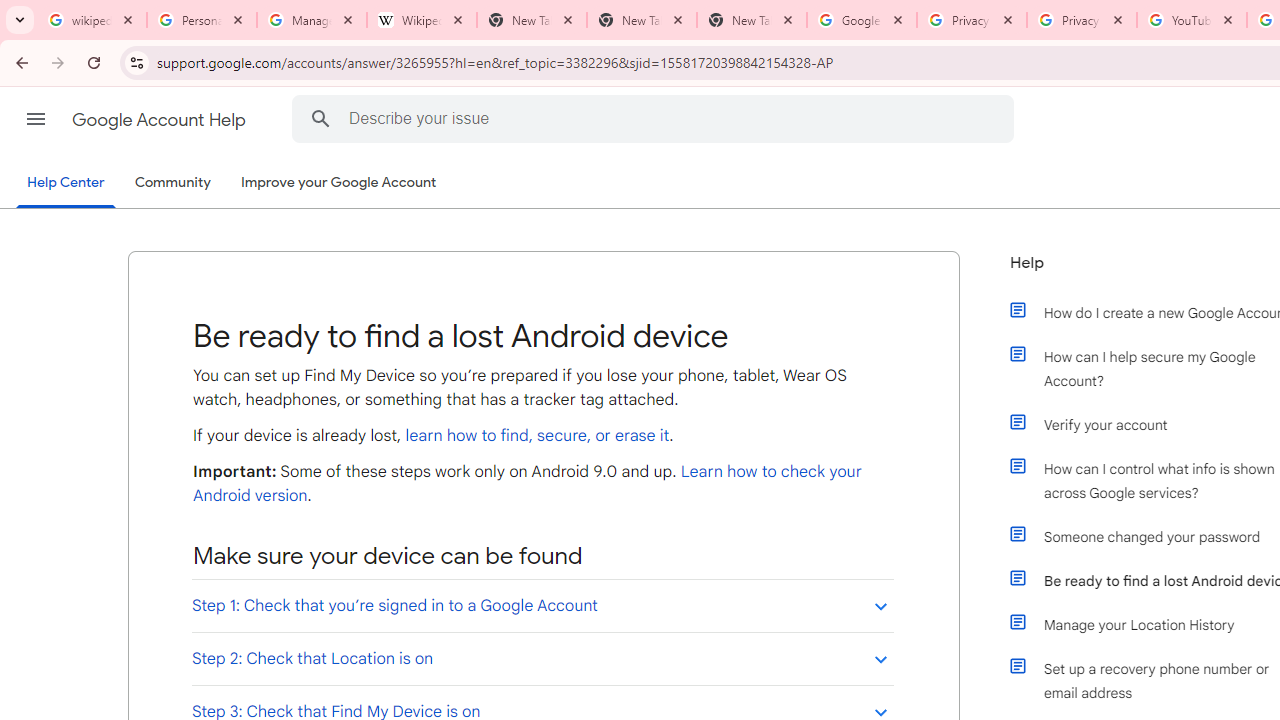  What do you see at coordinates (656, 118) in the screenshot?
I see `'Describe your issue'` at bounding box center [656, 118].